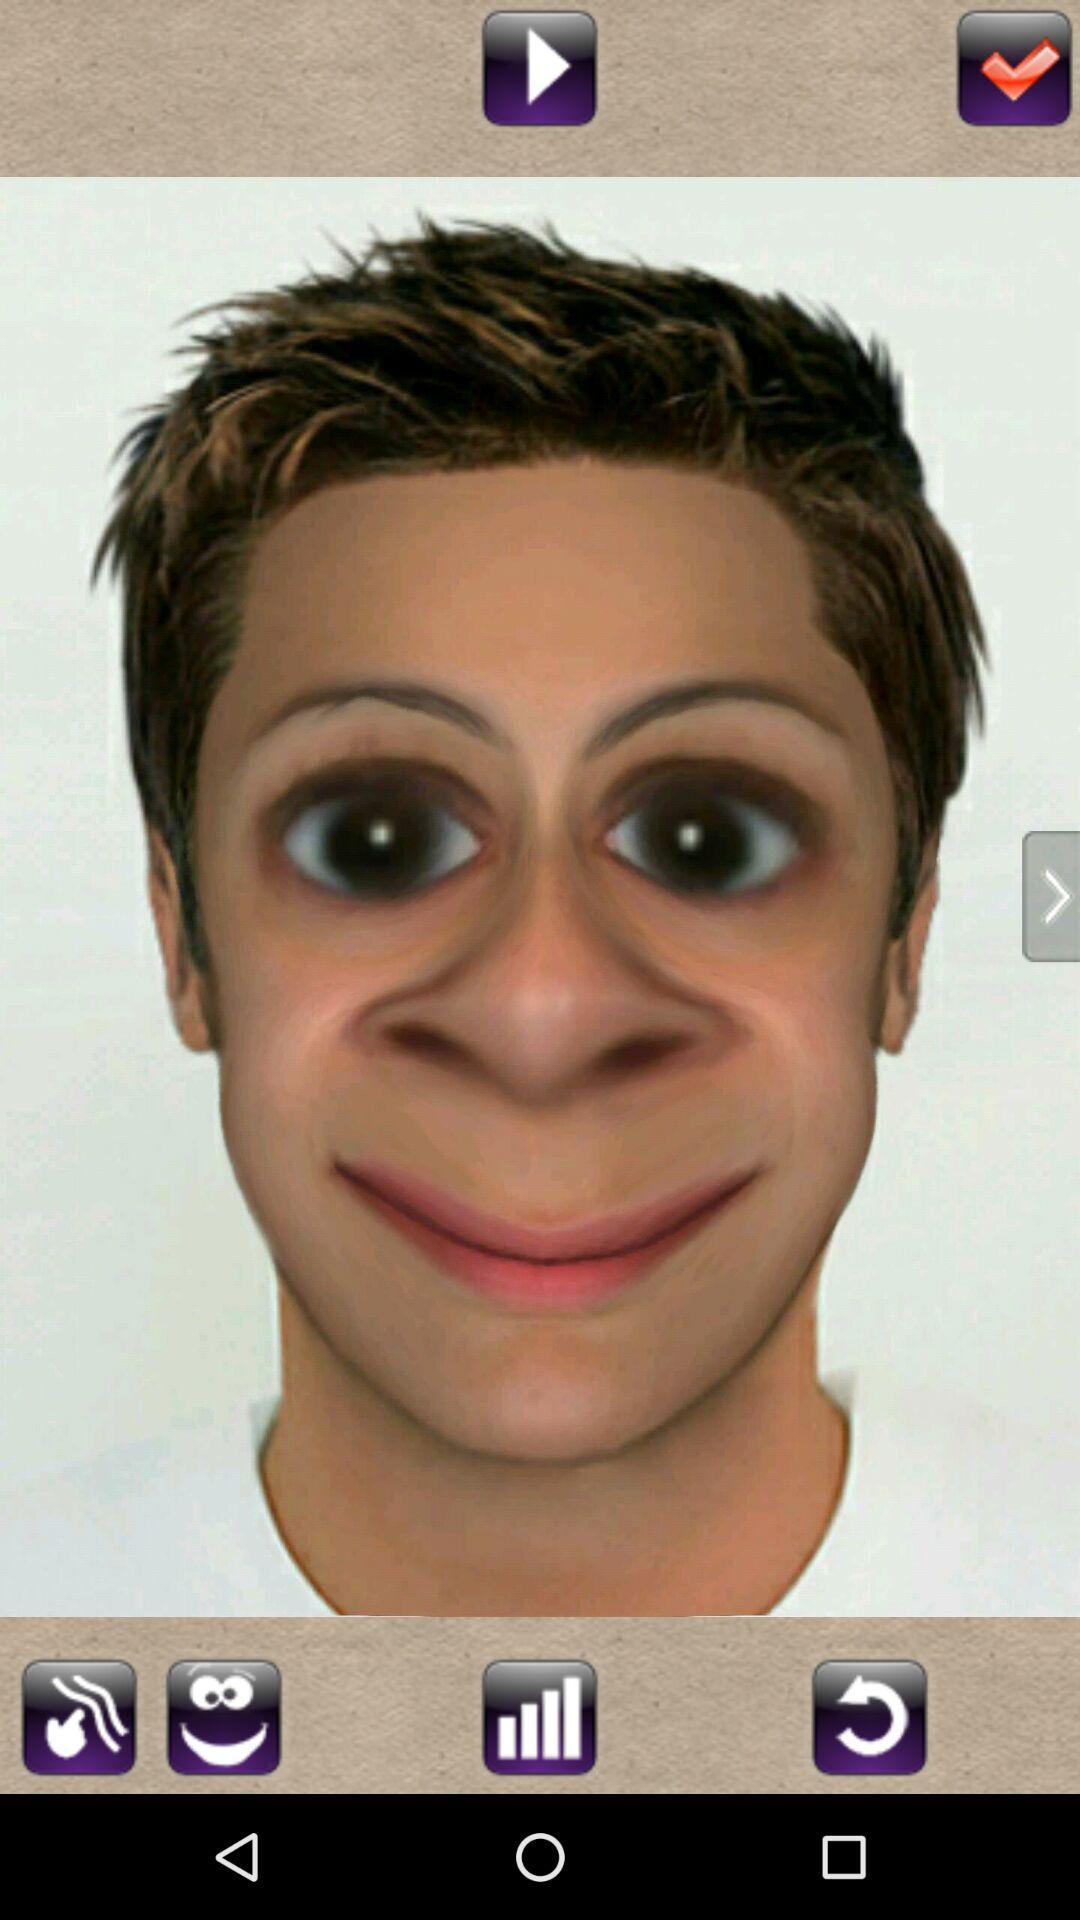  Describe the element at coordinates (538, 1713) in the screenshot. I see `icon at the bottom` at that location.